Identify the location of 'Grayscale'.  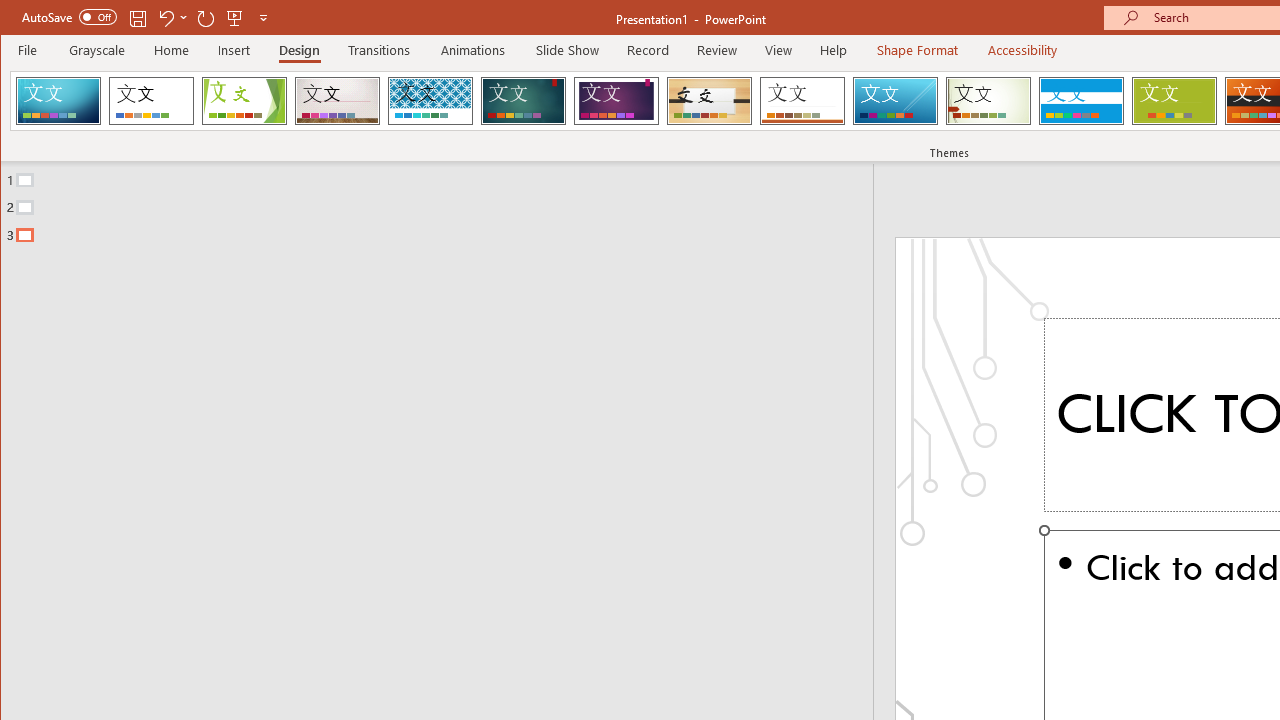
(96, 49).